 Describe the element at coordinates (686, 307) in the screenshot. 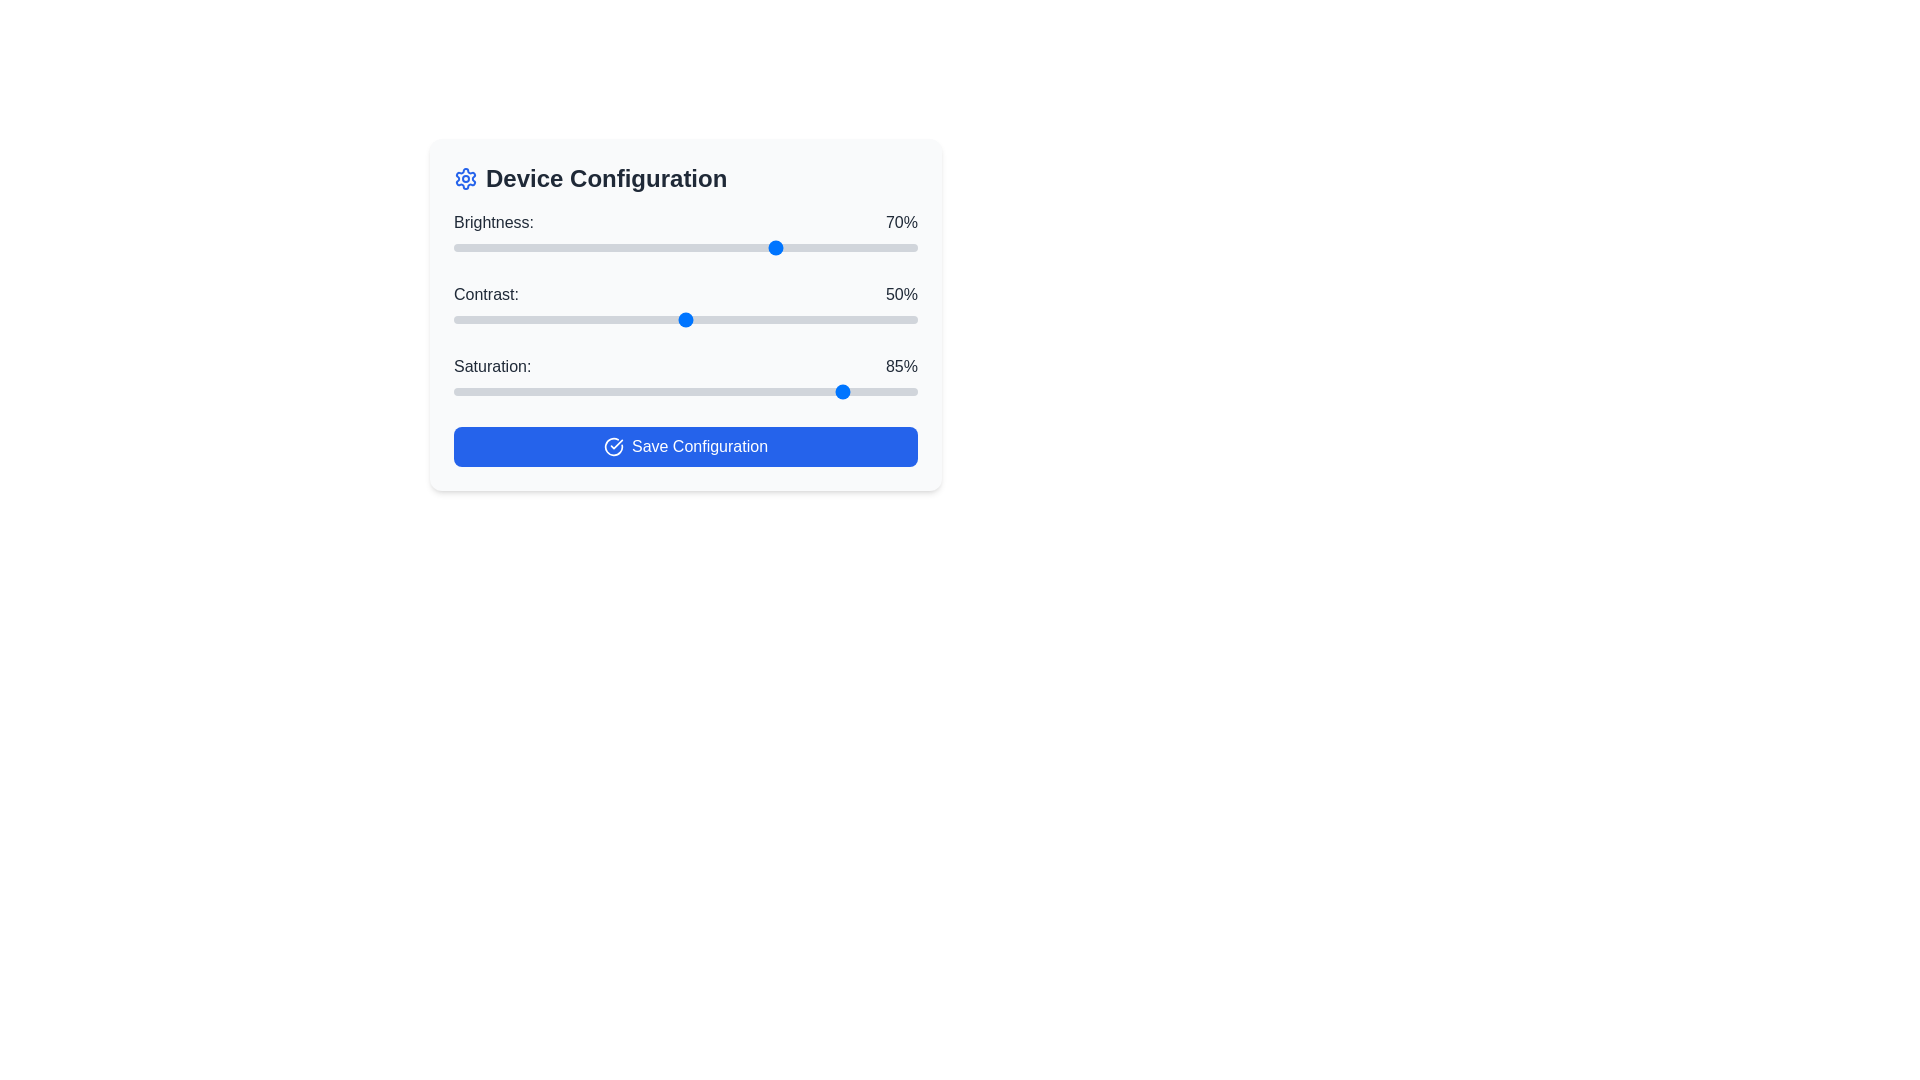

I see `the current contrast value by interacting with the Slider labeled 'Contrast: 50%' in the 'Device Configuration' section` at that location.